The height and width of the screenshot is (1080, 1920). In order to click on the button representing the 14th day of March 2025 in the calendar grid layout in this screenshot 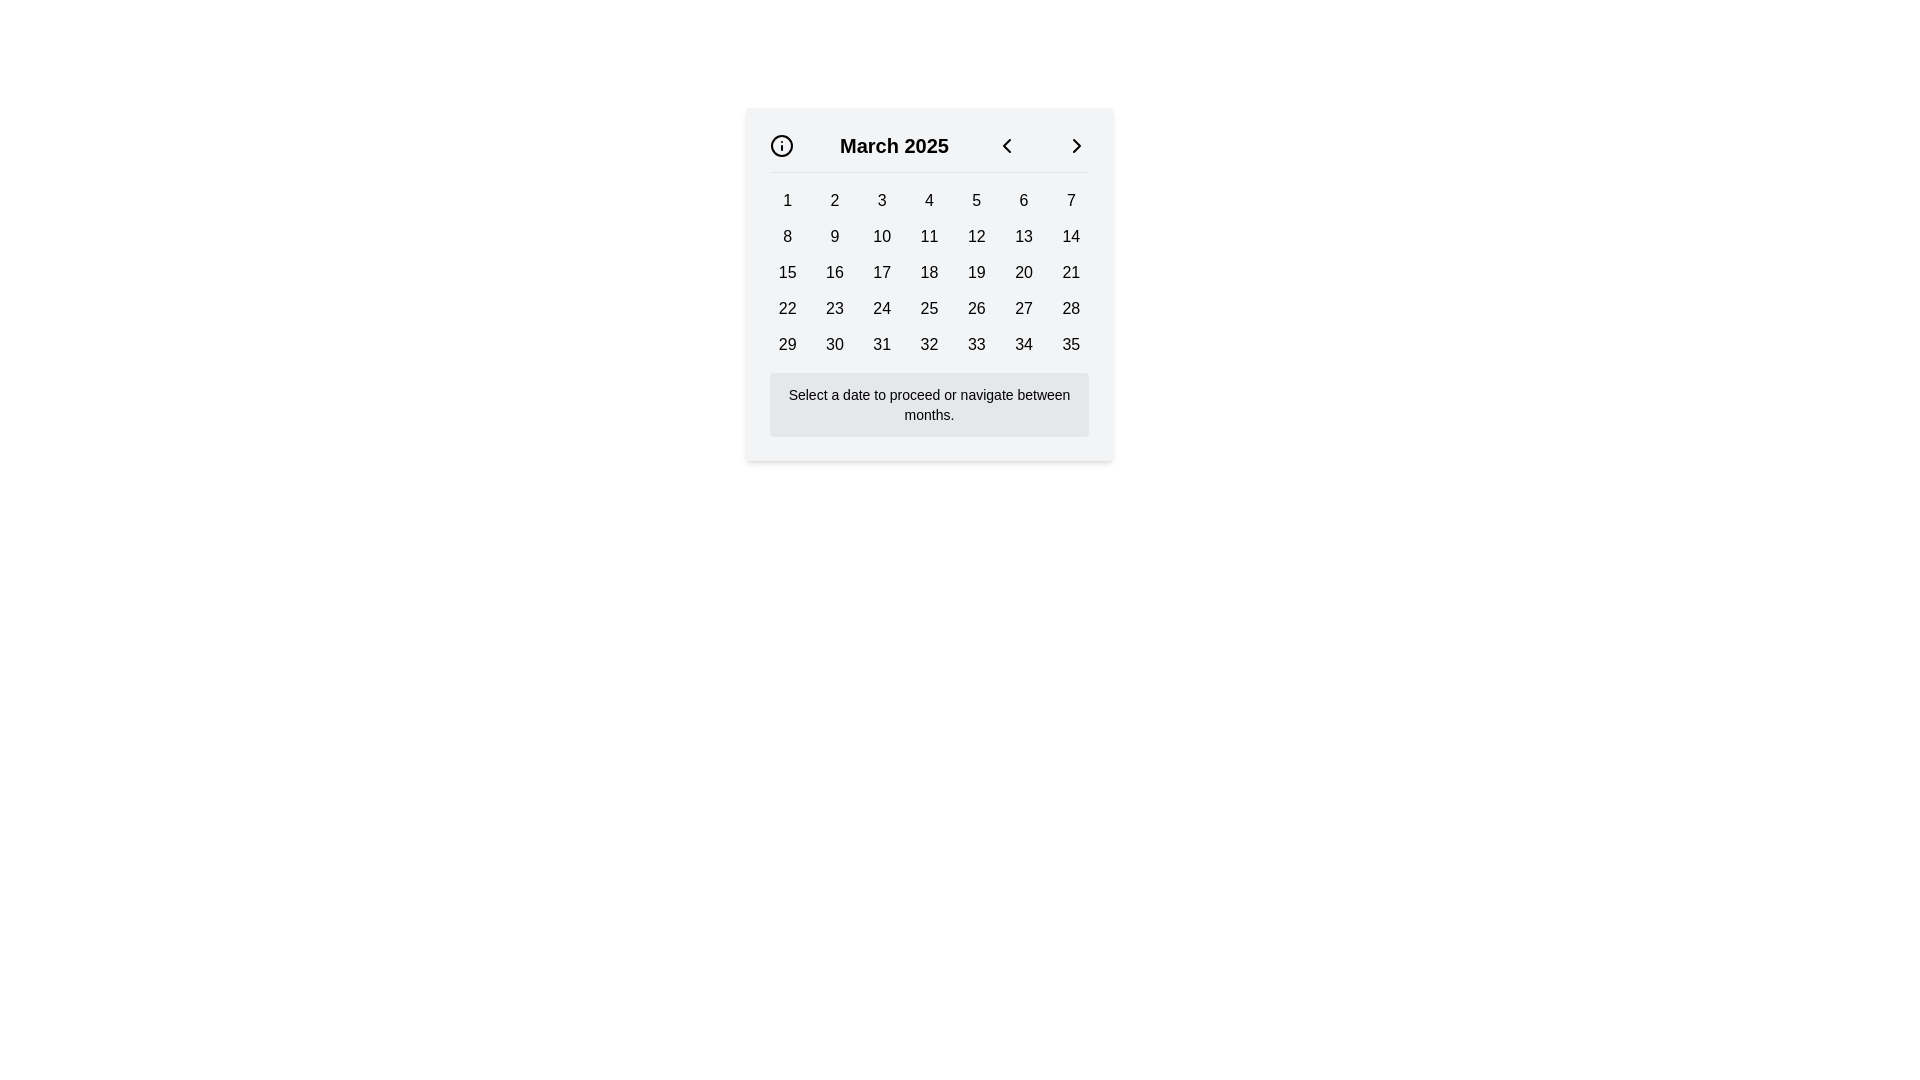, I will do `click(1070, 235)`.